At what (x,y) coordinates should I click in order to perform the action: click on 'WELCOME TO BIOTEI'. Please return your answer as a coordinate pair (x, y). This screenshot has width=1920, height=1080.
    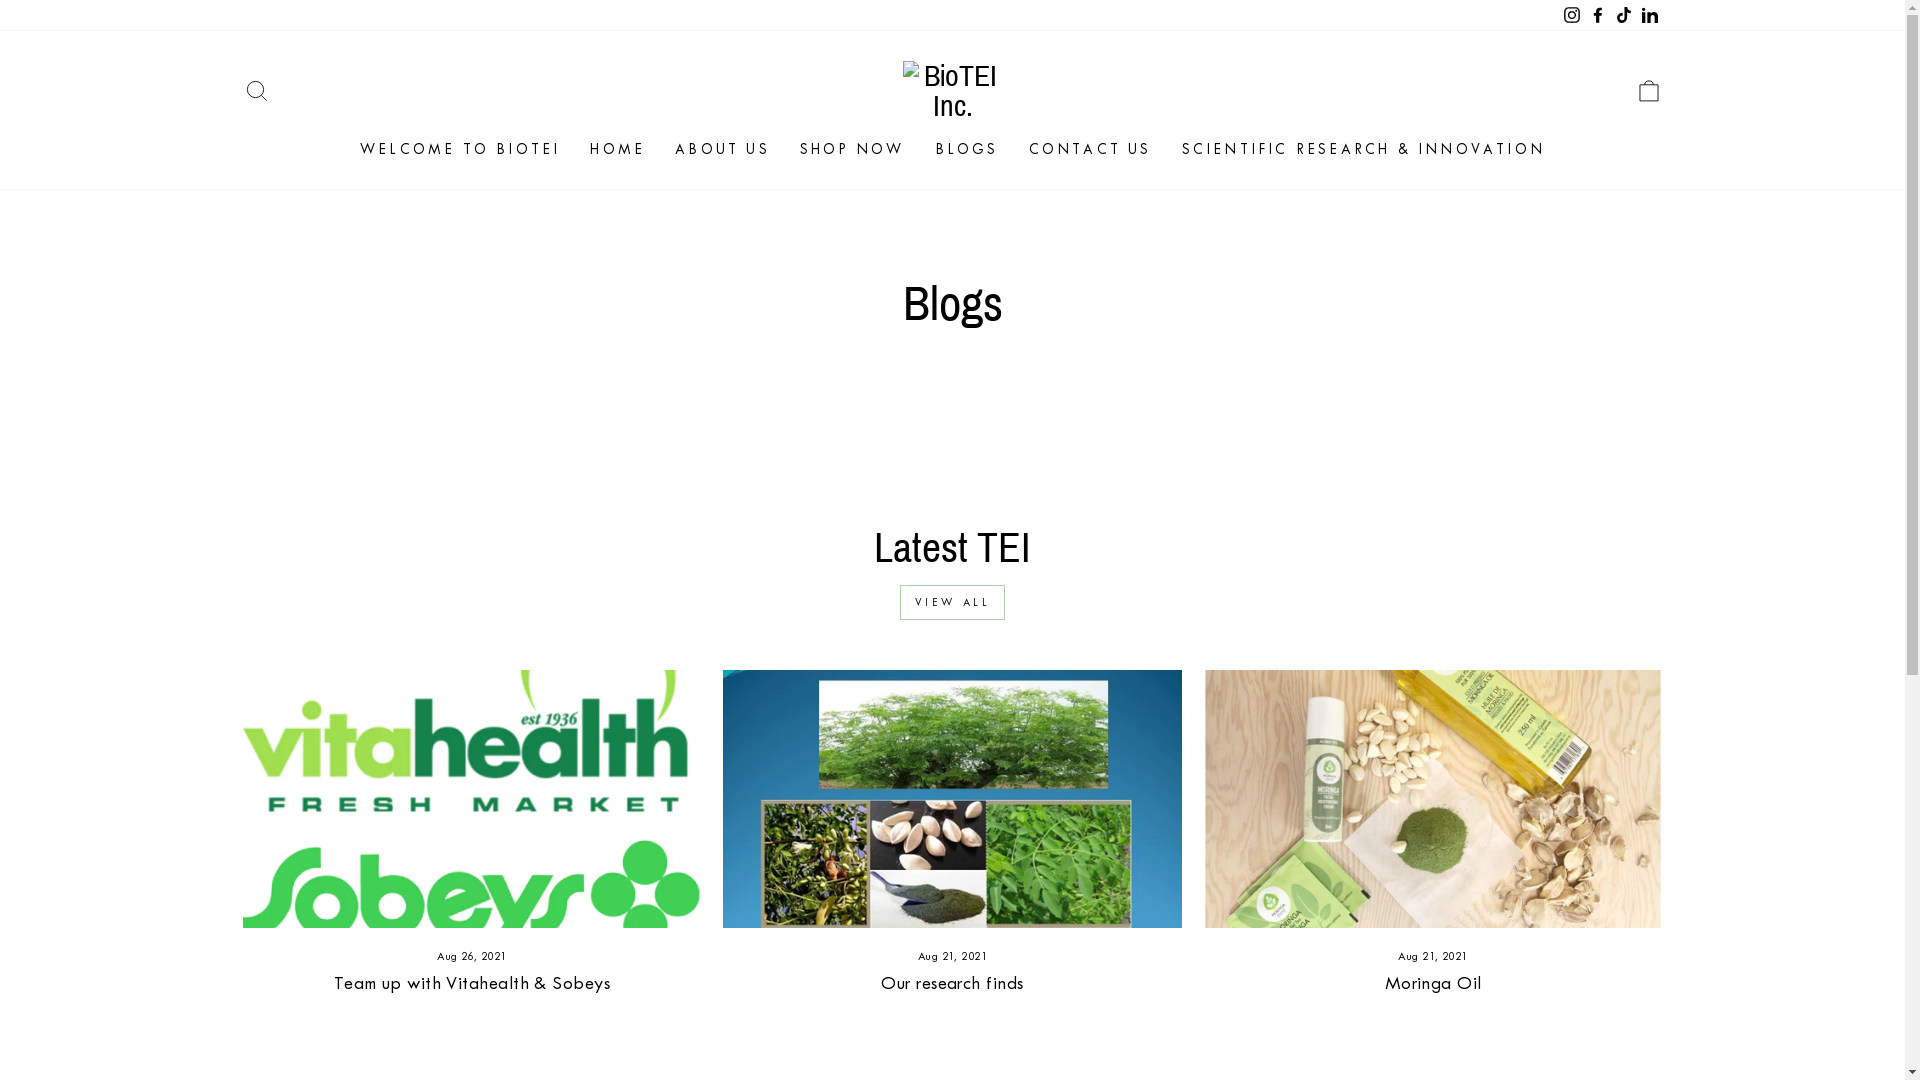
    Looking at the image, I should click on (345, 148).